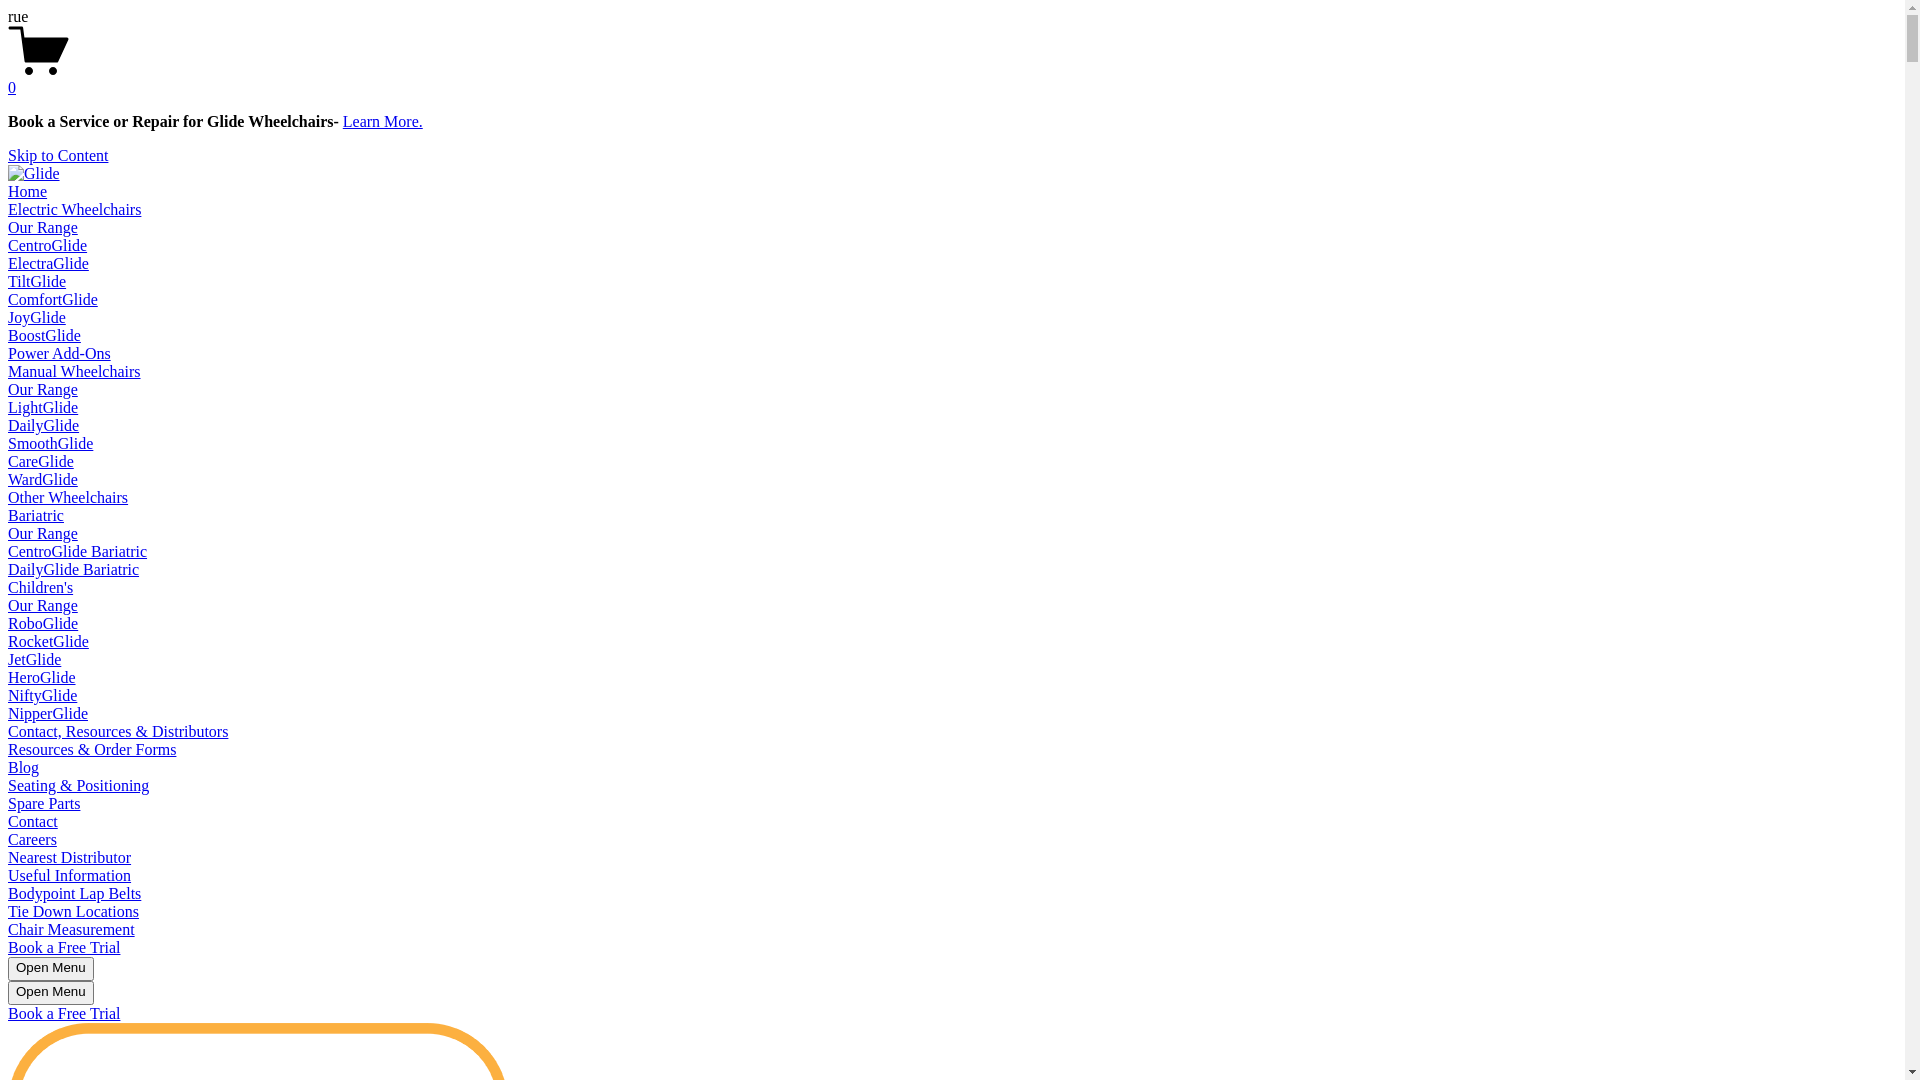  What do you see at coordinates (43, 604) in the screenshot?
I see `'Our Range'` at bounding box center [43, 604].